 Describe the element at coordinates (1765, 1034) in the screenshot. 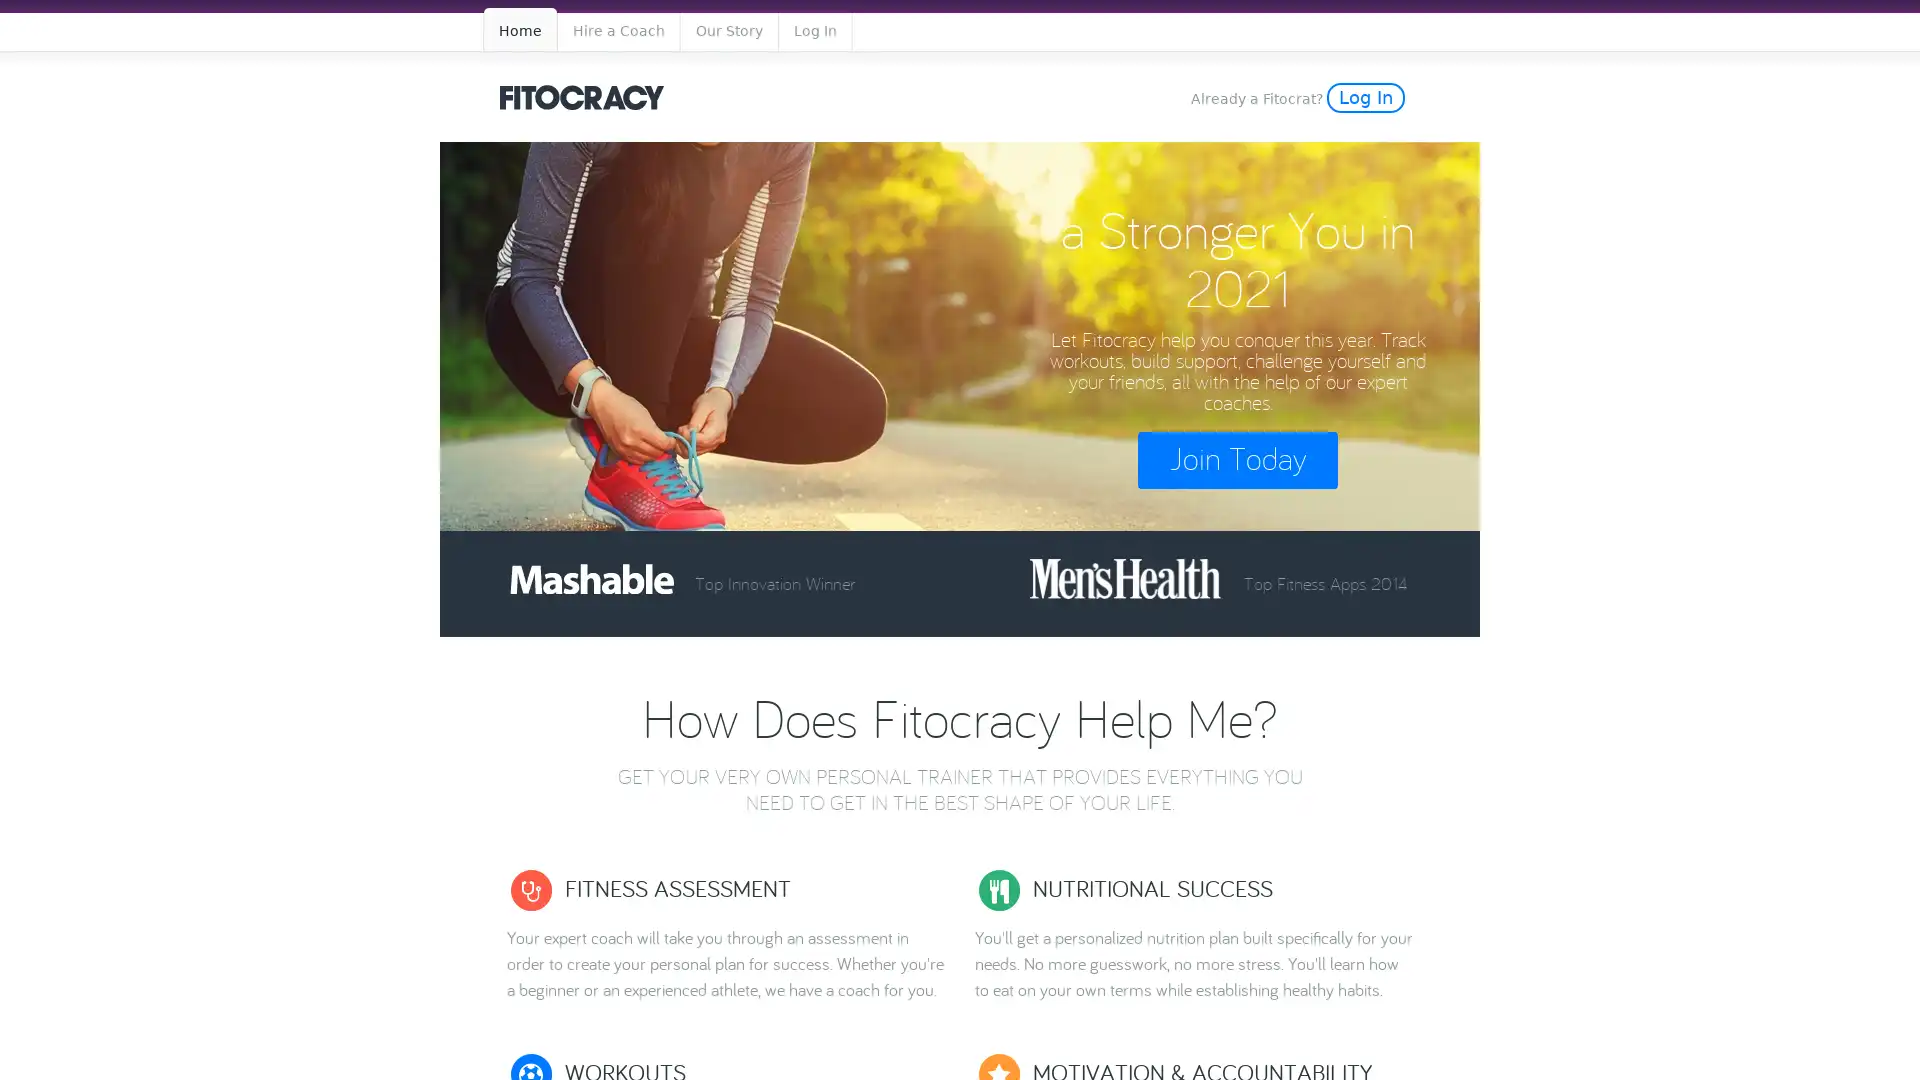

I see `Need Help Finding a Coach?` at that location.